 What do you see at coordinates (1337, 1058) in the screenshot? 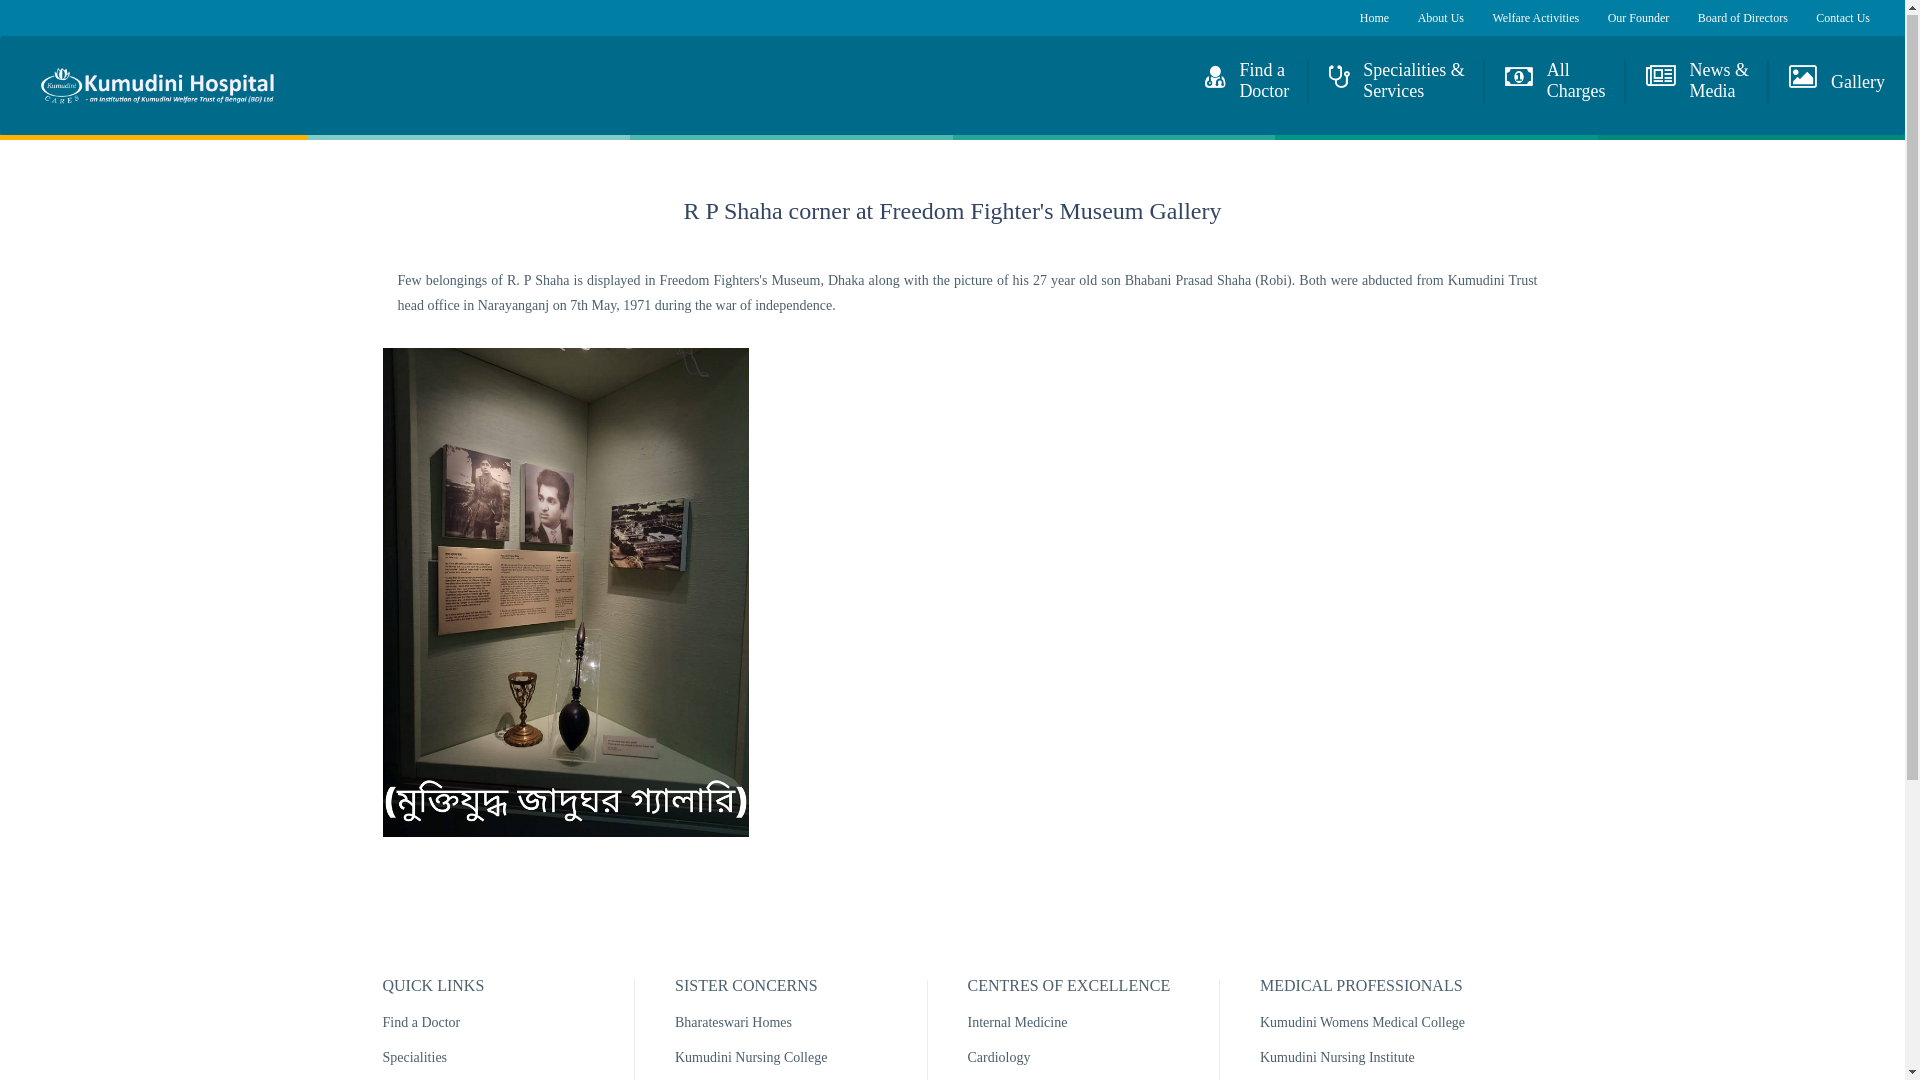
I see `'Kumudini Nursing Institute'` at bounding box center [1337, 1058].